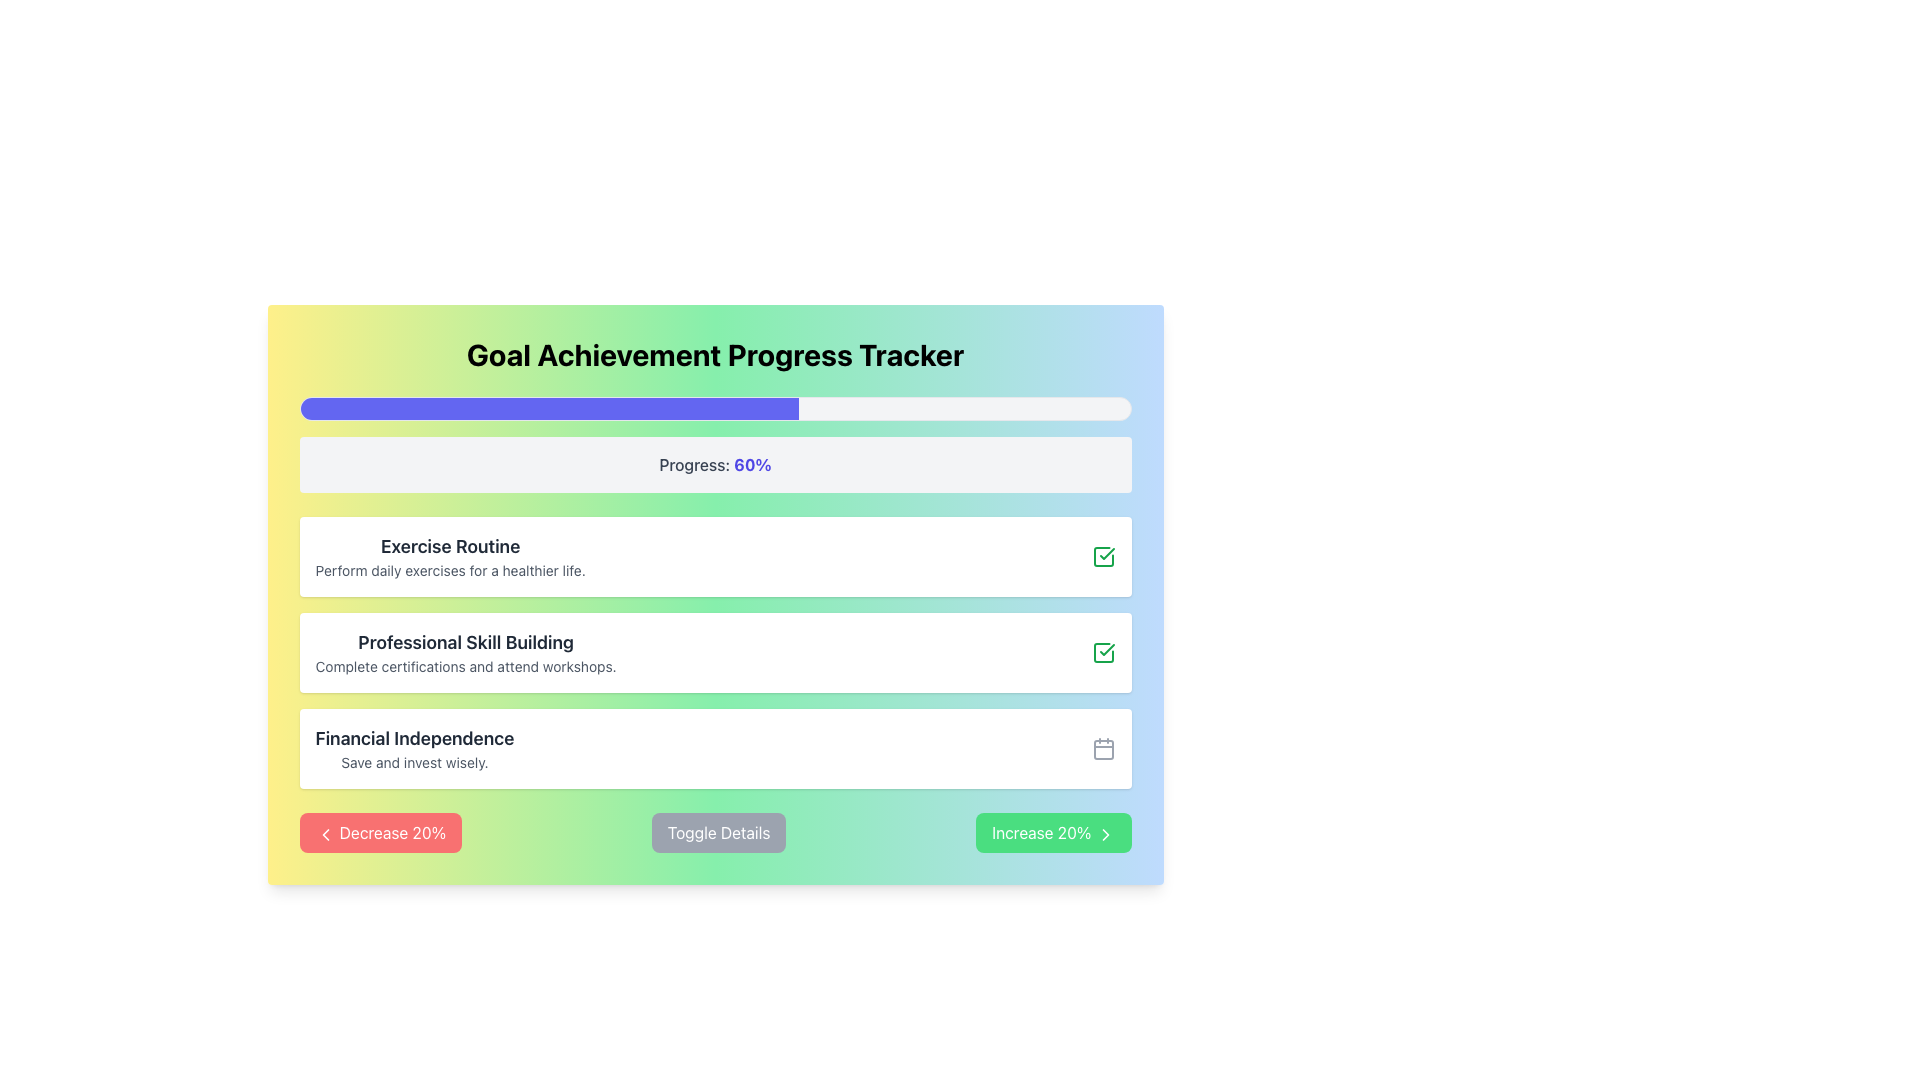 Image resolution: width=1920 pixels, height=1080 pixels. What do you see at coordinates (752, 465) in the screenshot?
I see `the static text display that indicates the current progress percentage, located centrally with a light gray background and the text 'Progress'` at bounding box center [752, 465].